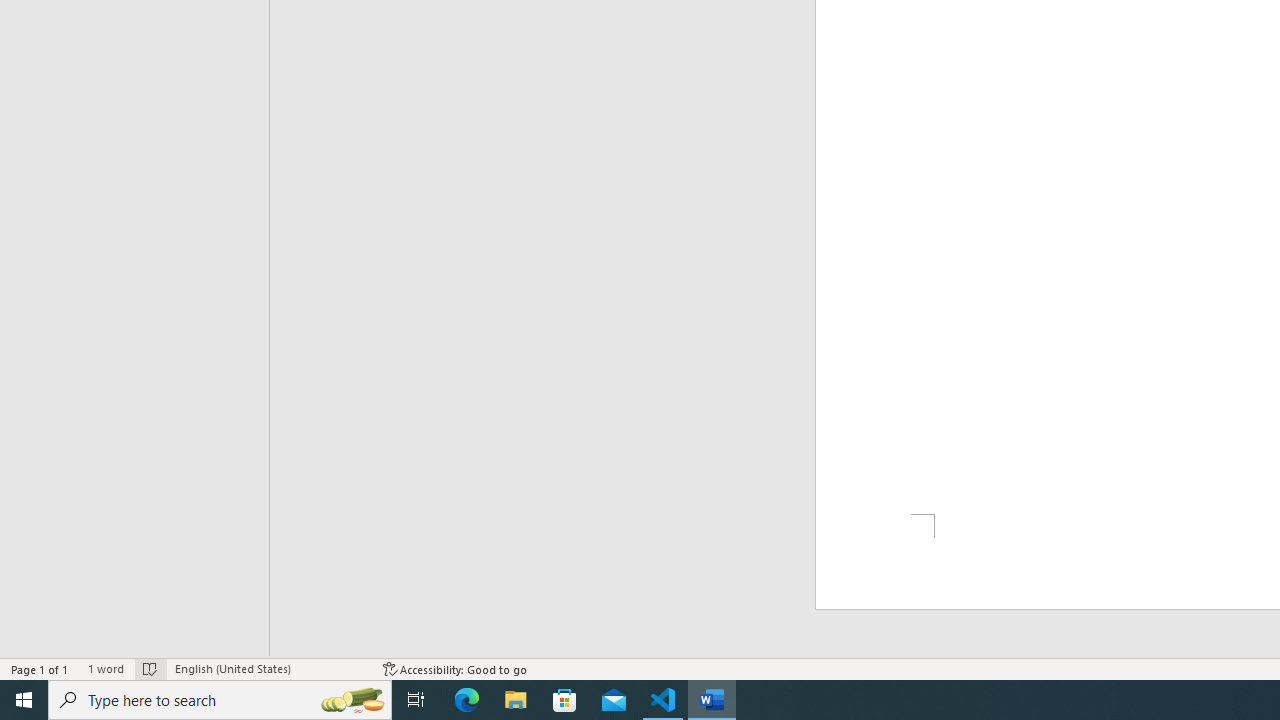 Image resolution: width=1280 pixels, height=720 pixels. Describe the element at coordinates (268, 669) in the screenshot. I see `'Language English (United States)'` at that location.